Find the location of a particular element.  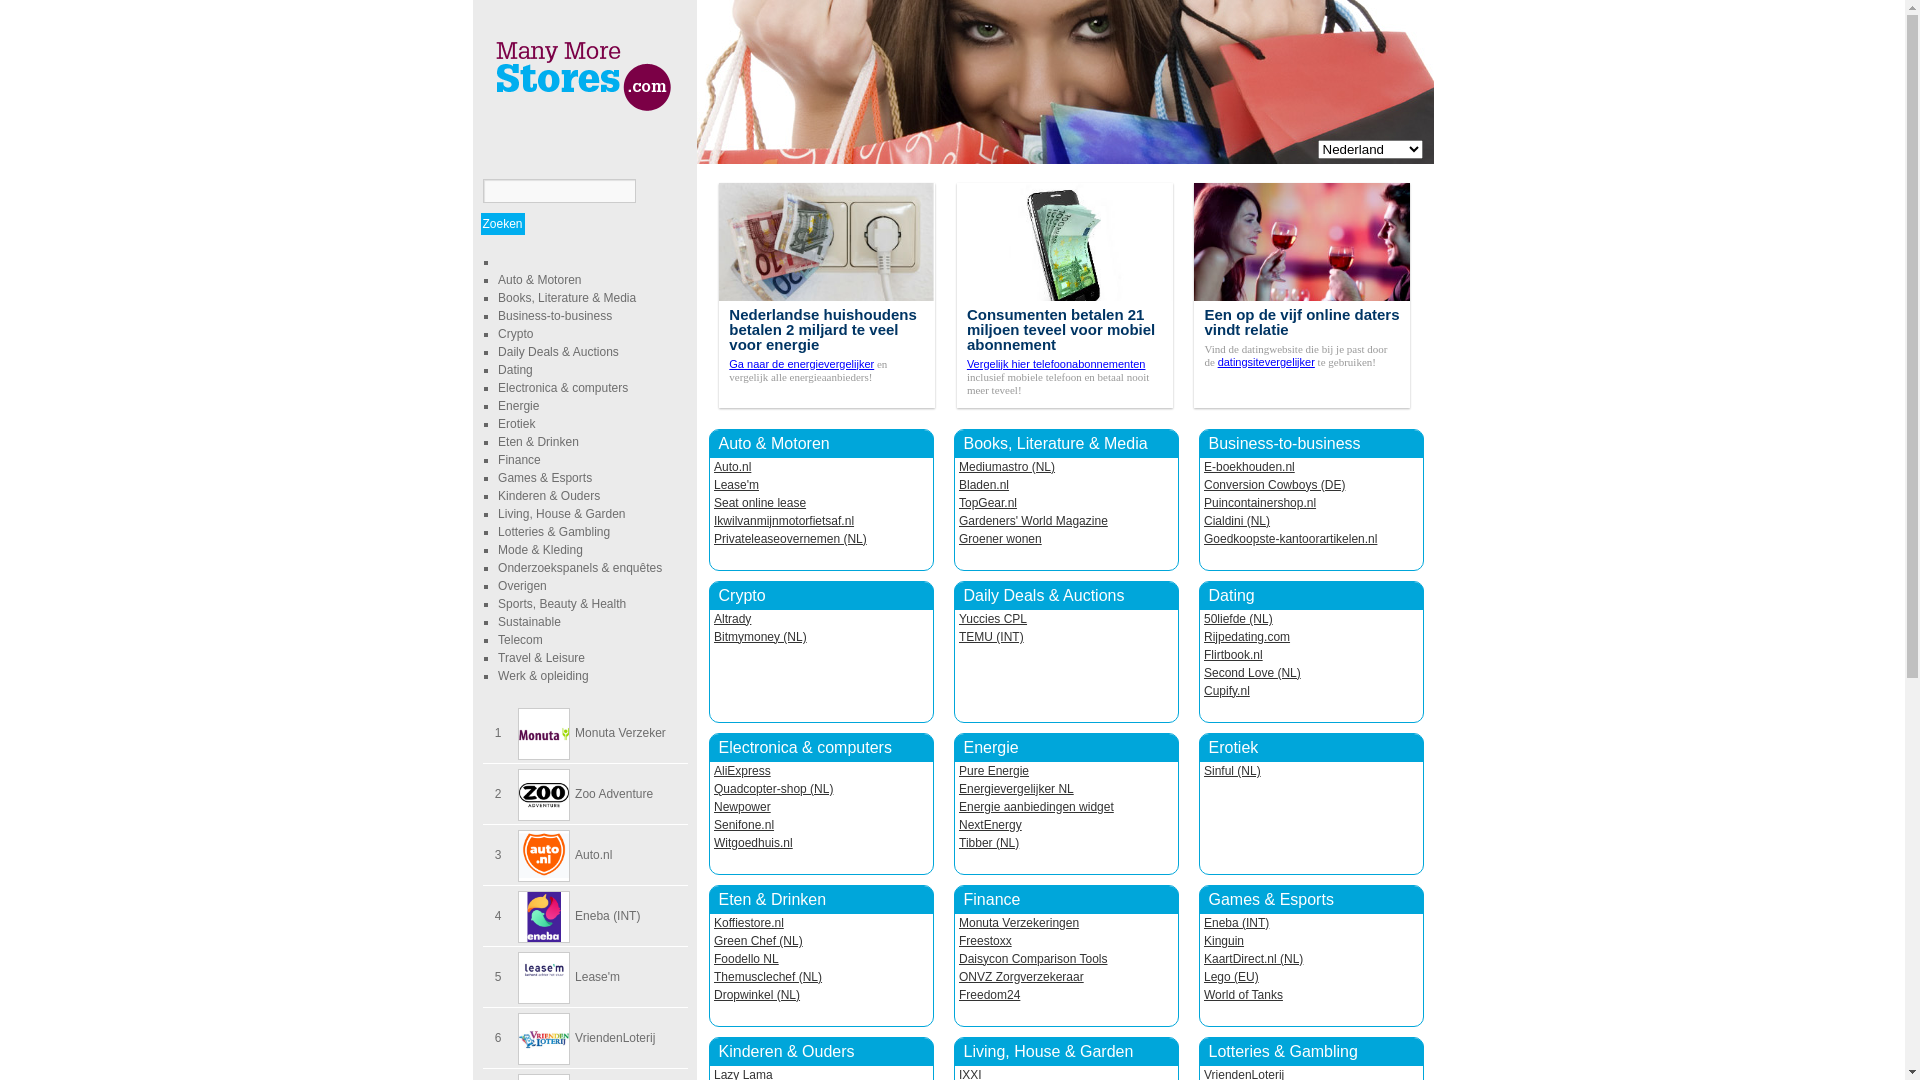

'Bladen.nl' is located at coordinates (958, 485).